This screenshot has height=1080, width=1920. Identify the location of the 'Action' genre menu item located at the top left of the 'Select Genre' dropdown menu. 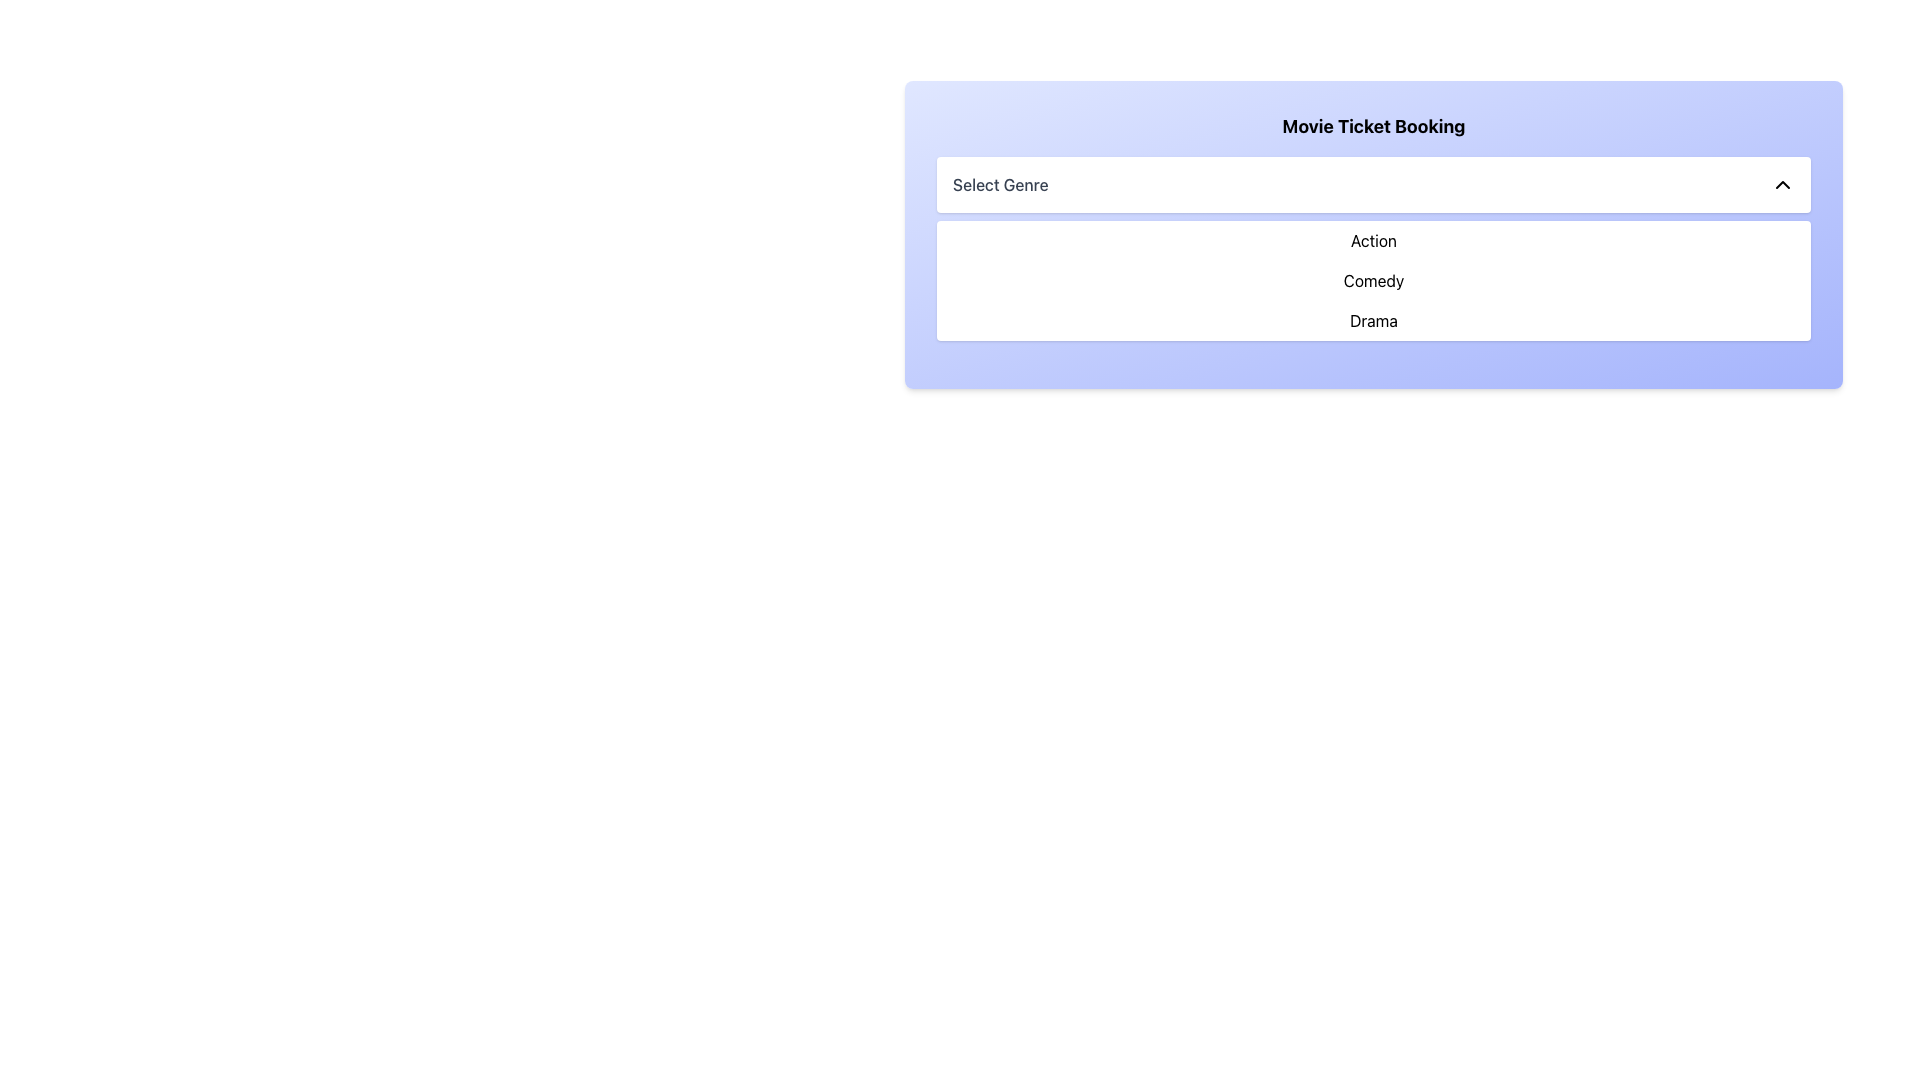
(1372, 239).